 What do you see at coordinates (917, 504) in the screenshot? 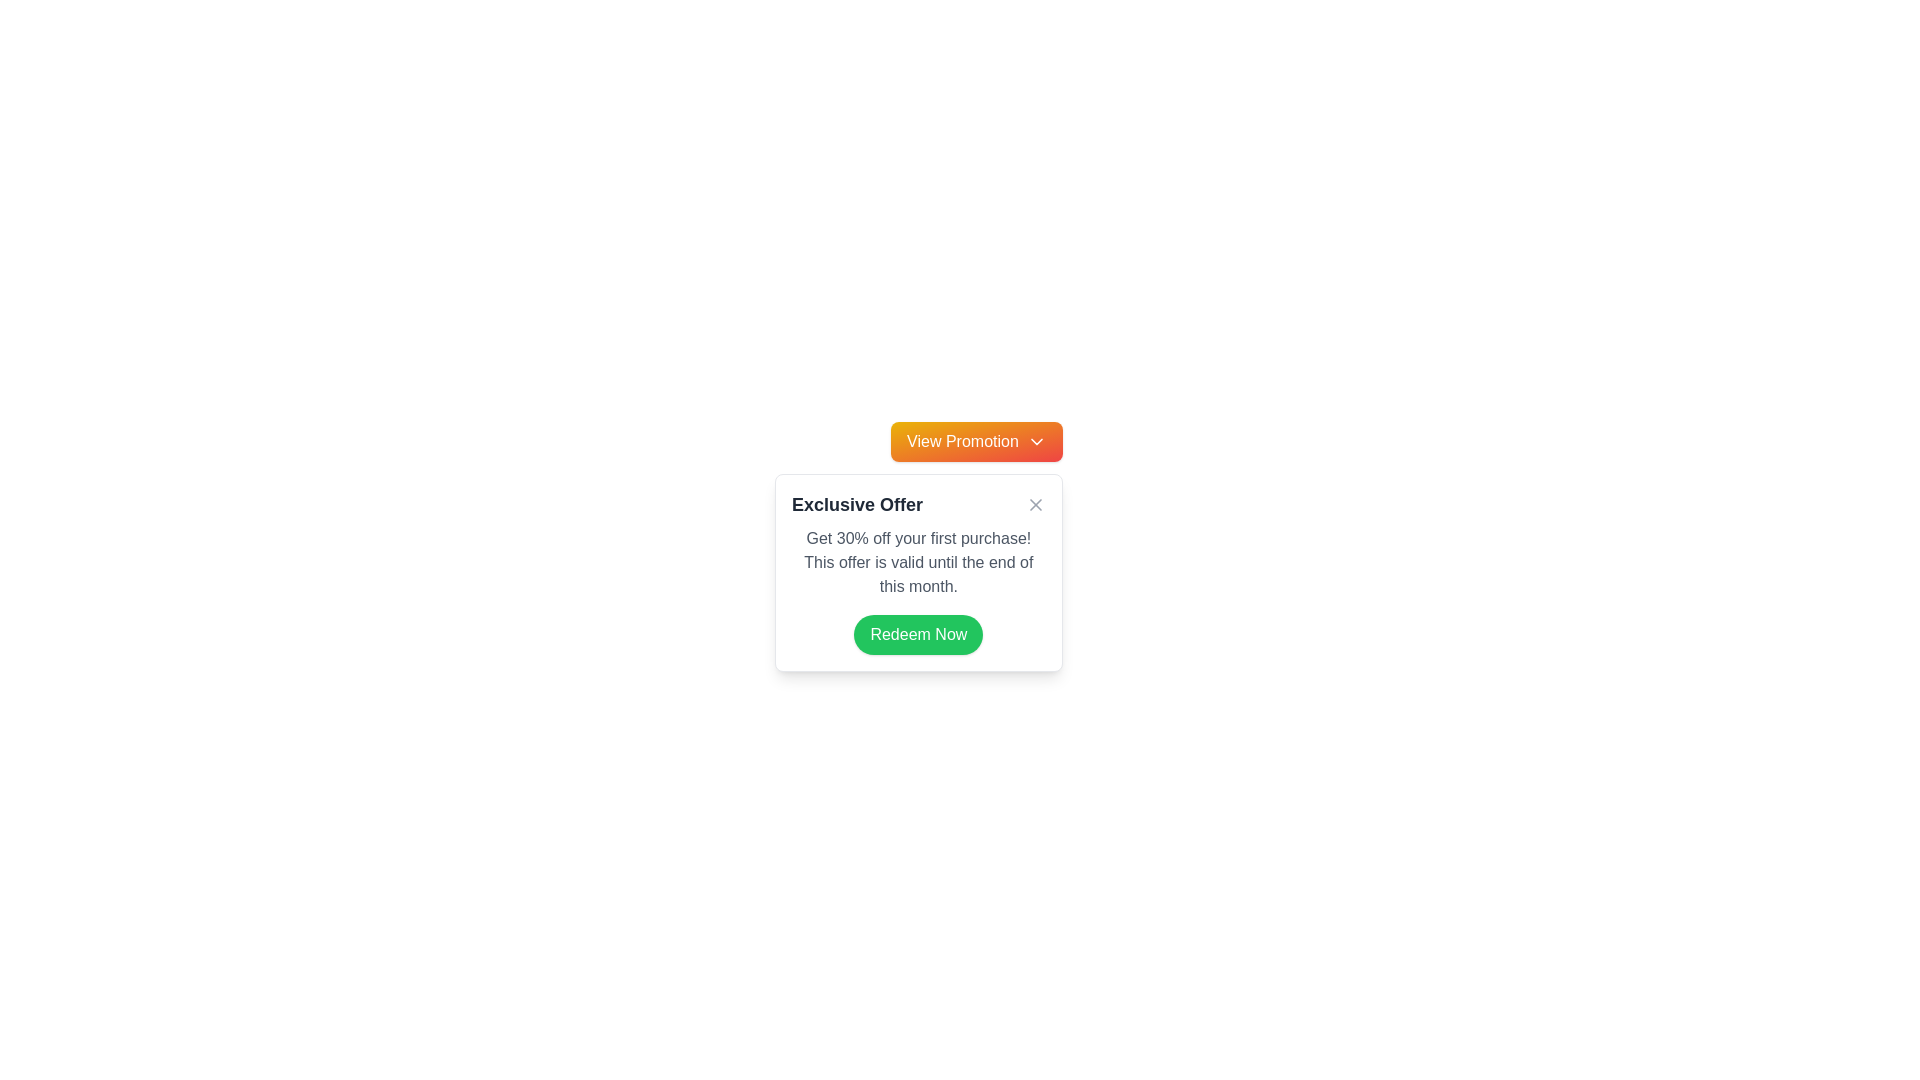
I see `bold text label saying 'Exclusive Offer' located at the top of the promotional pop-up panel, aligned to the left` at bounding box center [917, 504].